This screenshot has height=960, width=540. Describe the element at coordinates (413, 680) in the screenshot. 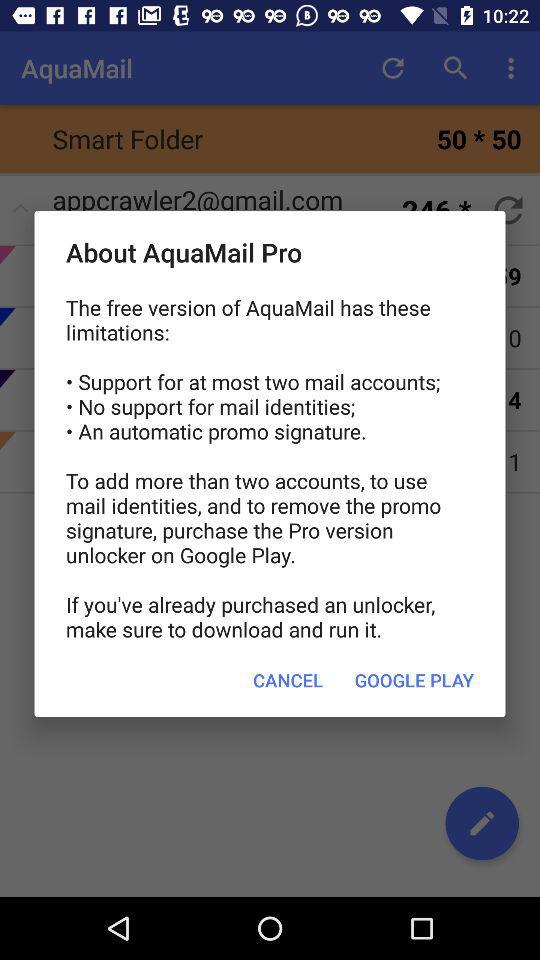

I see `icon below the free version` at that location.